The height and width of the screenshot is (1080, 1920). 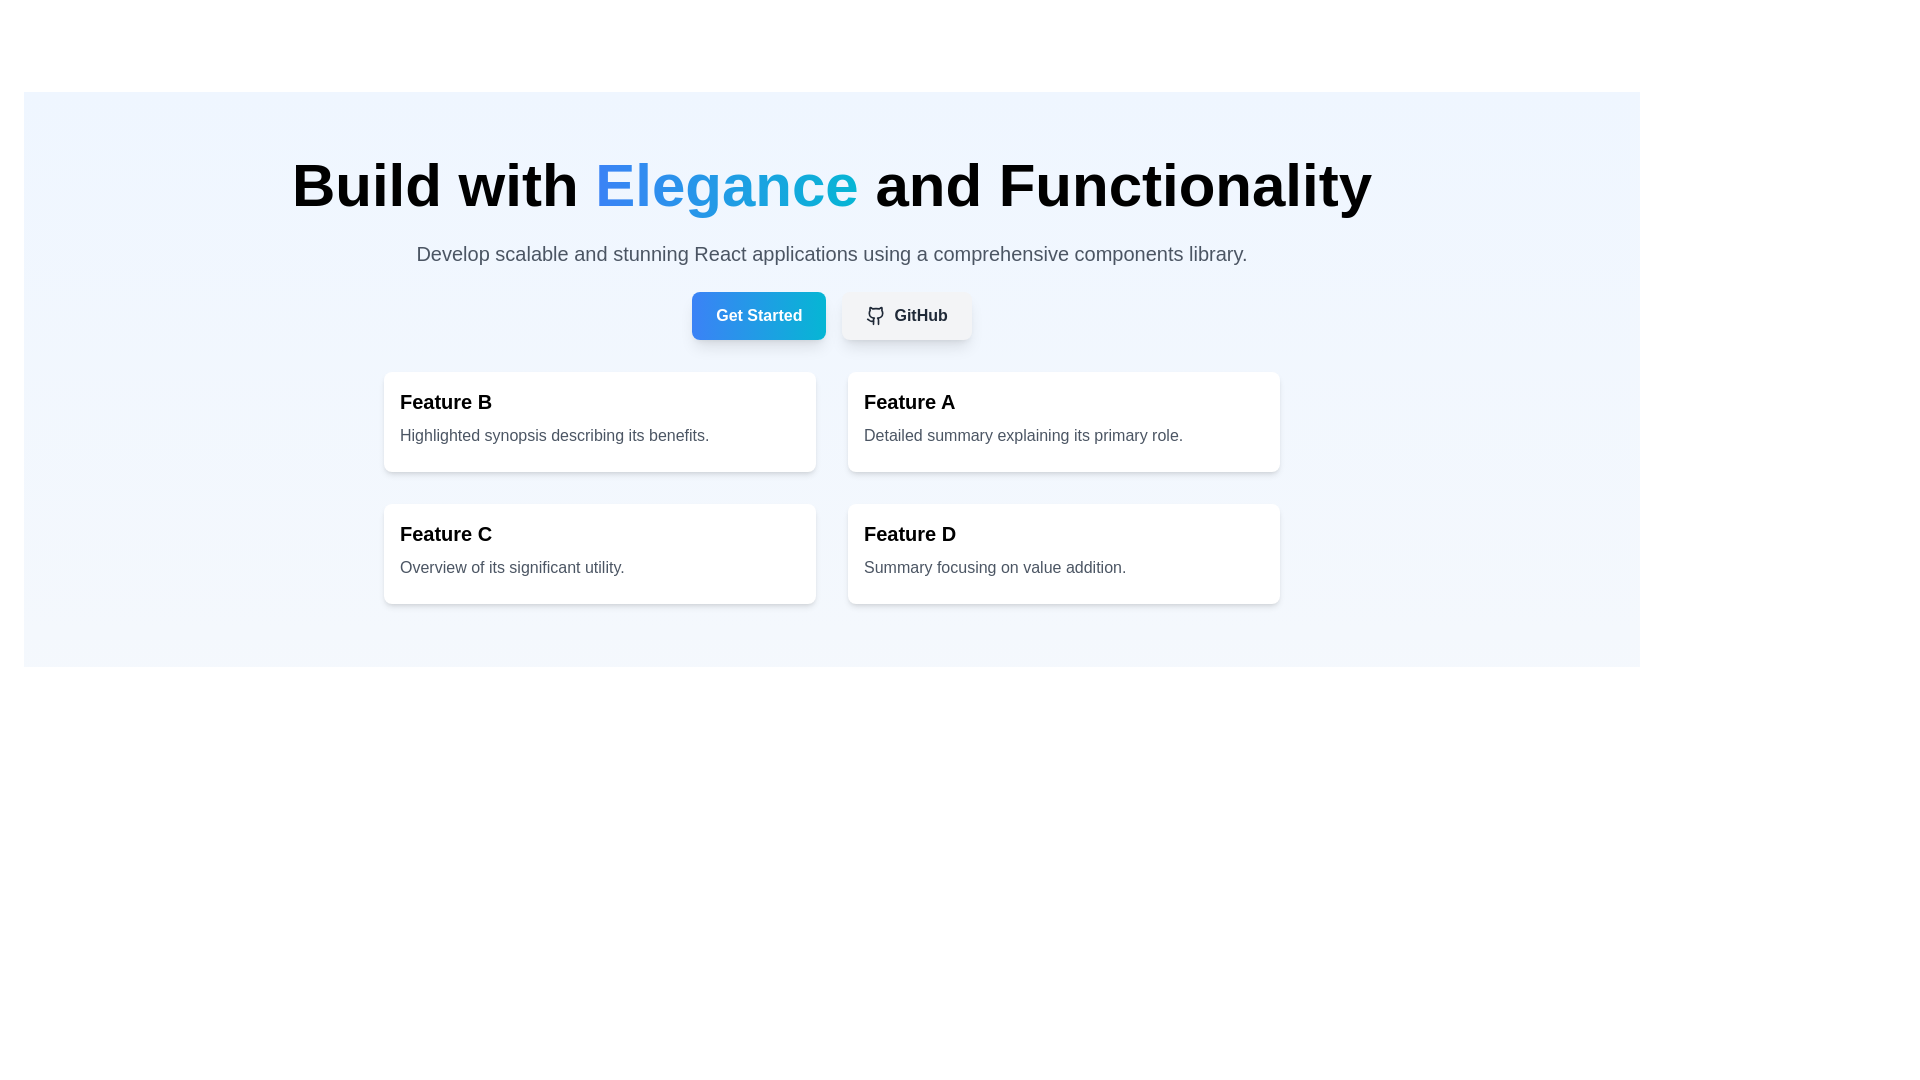 What do you see at coordinates (599, 434) in the screenshot?
I see `text element located directly below the 'Feature B' header in the upper-left quadrant of the grid layout, which serves as a brief description or summary of 'Feature B'` at bounding box center [599, 434].